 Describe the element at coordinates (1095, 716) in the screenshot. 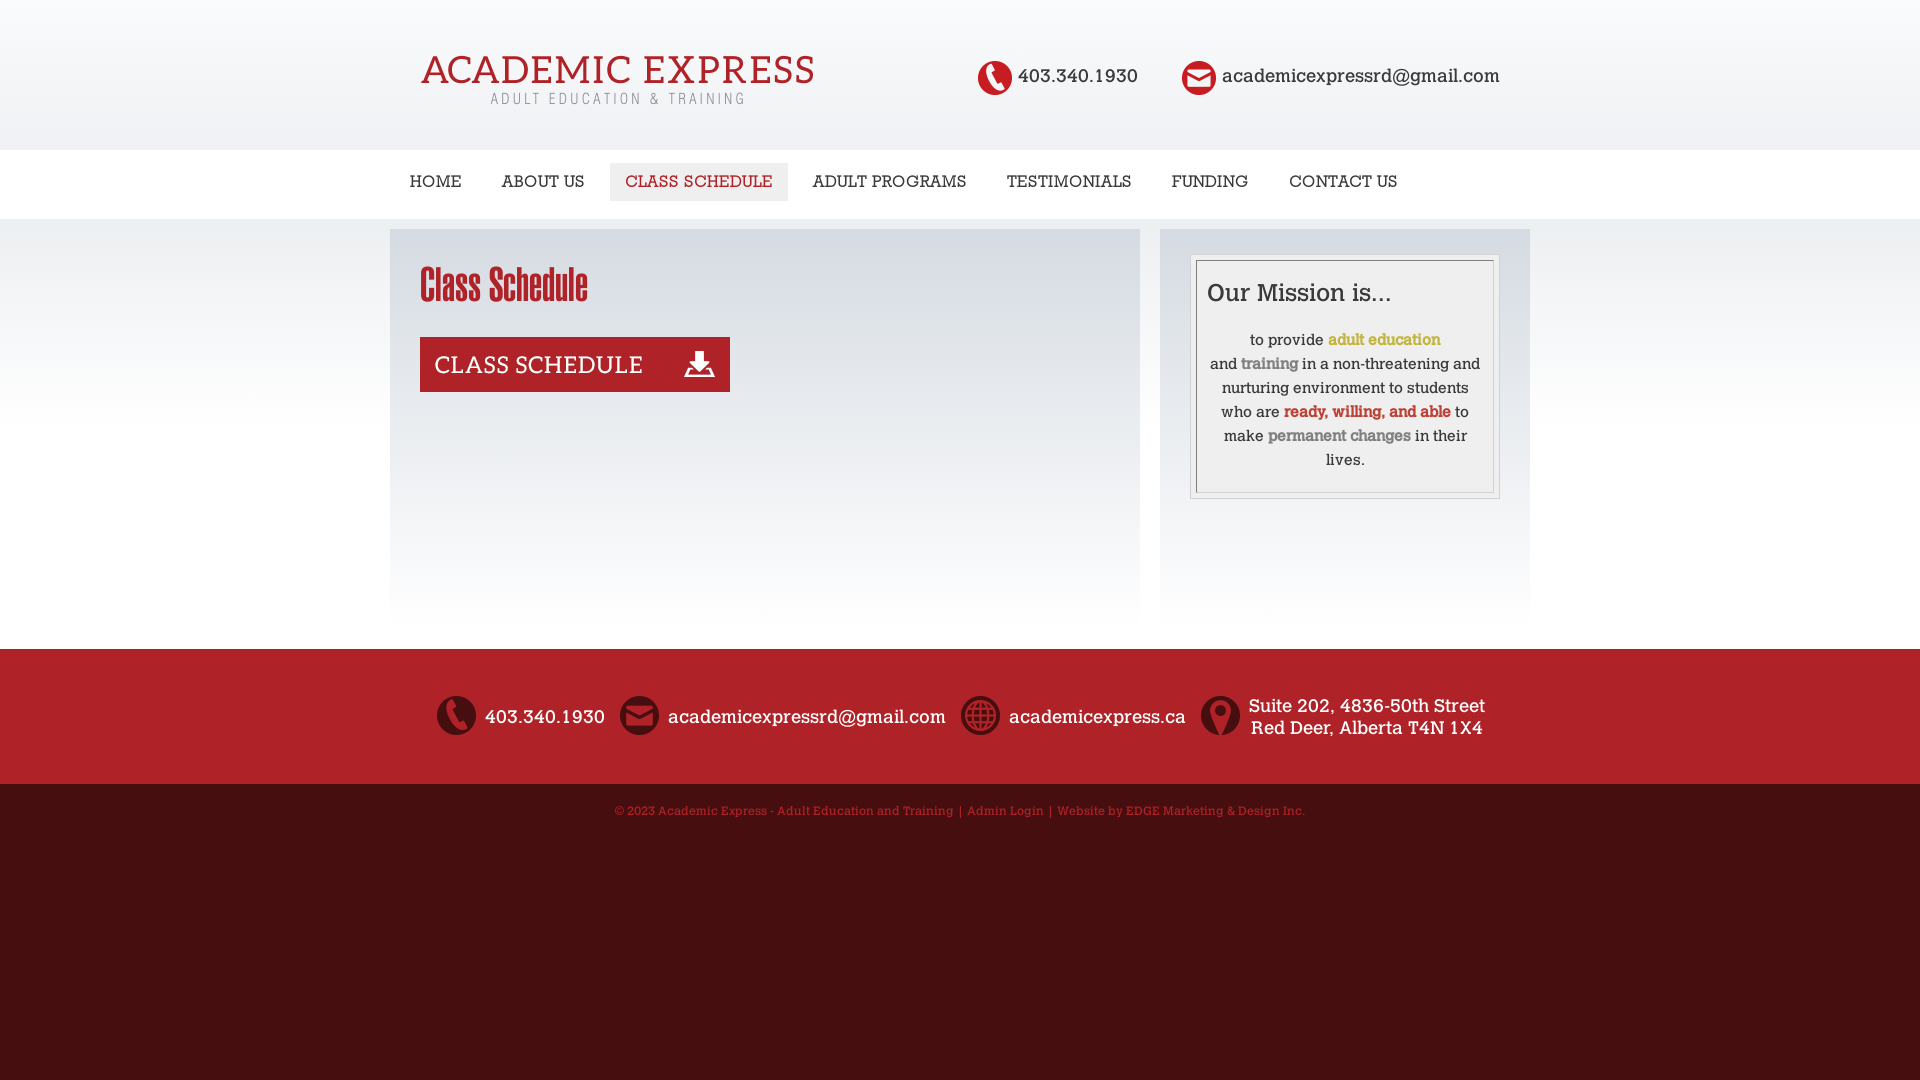

I see `'academicexpress.ca'` at that location.